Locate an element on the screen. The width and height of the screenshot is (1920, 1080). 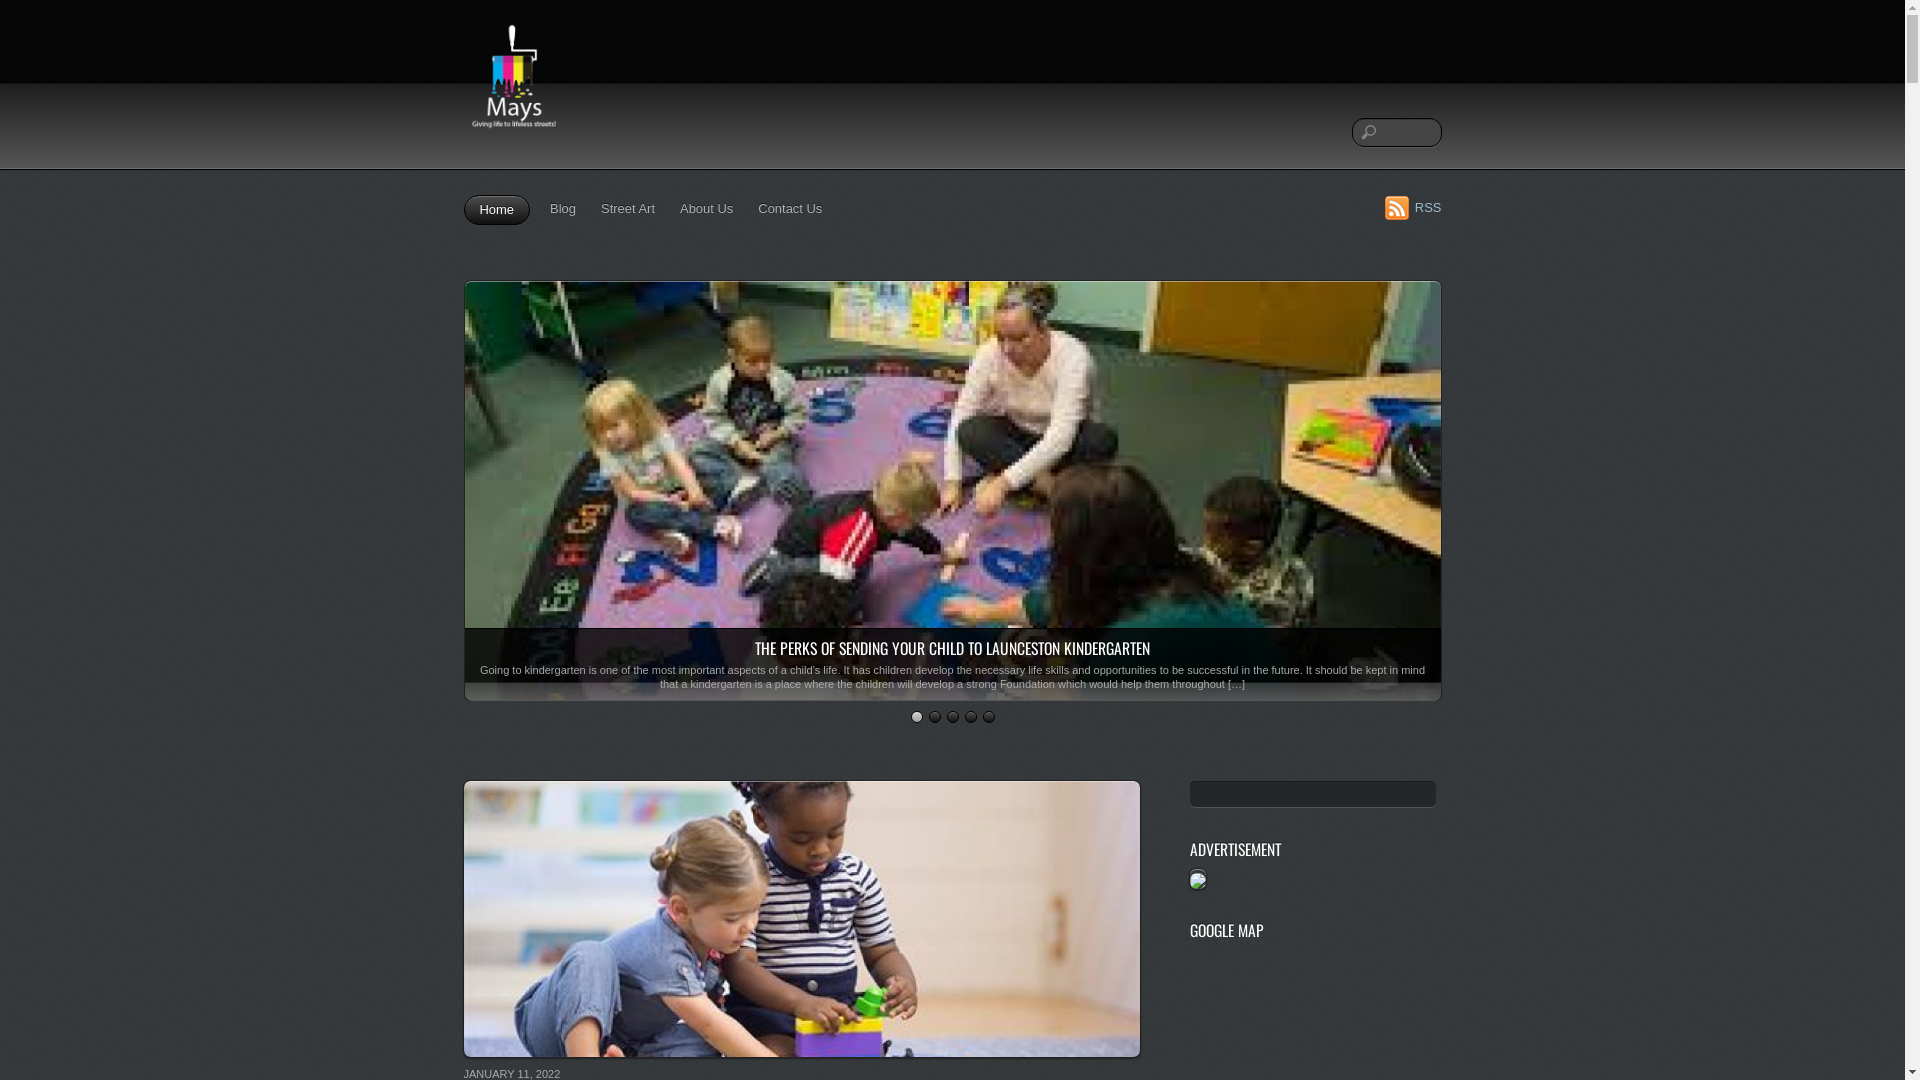
'RSS' is located at coordinates (1412, 207).